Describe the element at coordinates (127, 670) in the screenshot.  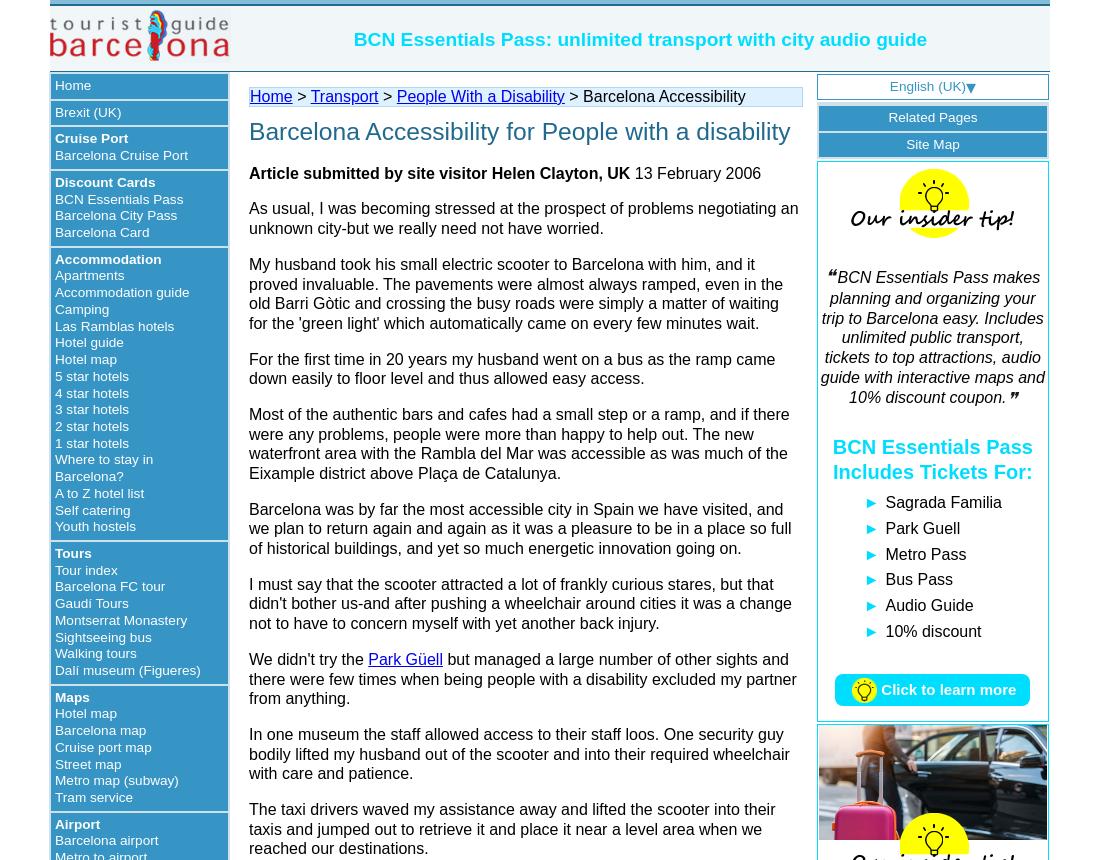
I see `'Dalí museum (Figueres)'` at that location.